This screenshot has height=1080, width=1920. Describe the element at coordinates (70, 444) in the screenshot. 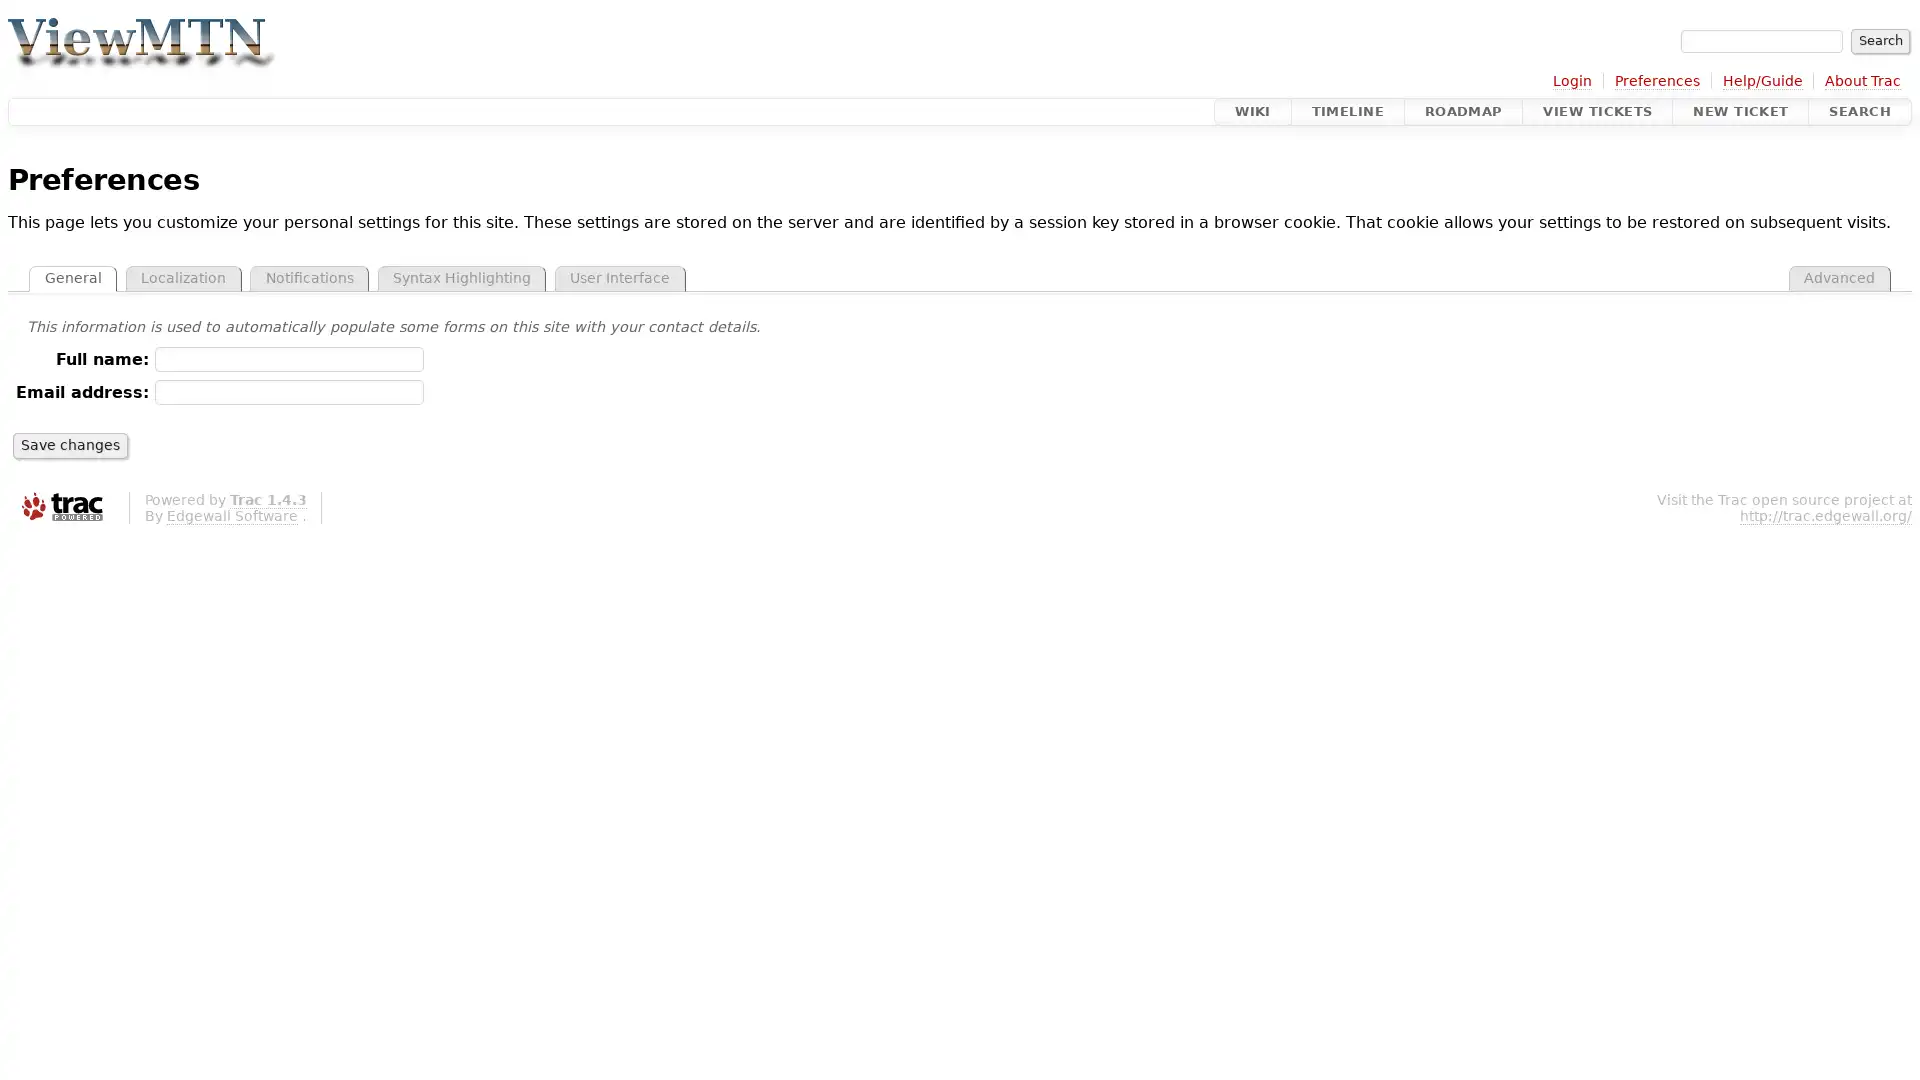

I see `Save changes` at that location.